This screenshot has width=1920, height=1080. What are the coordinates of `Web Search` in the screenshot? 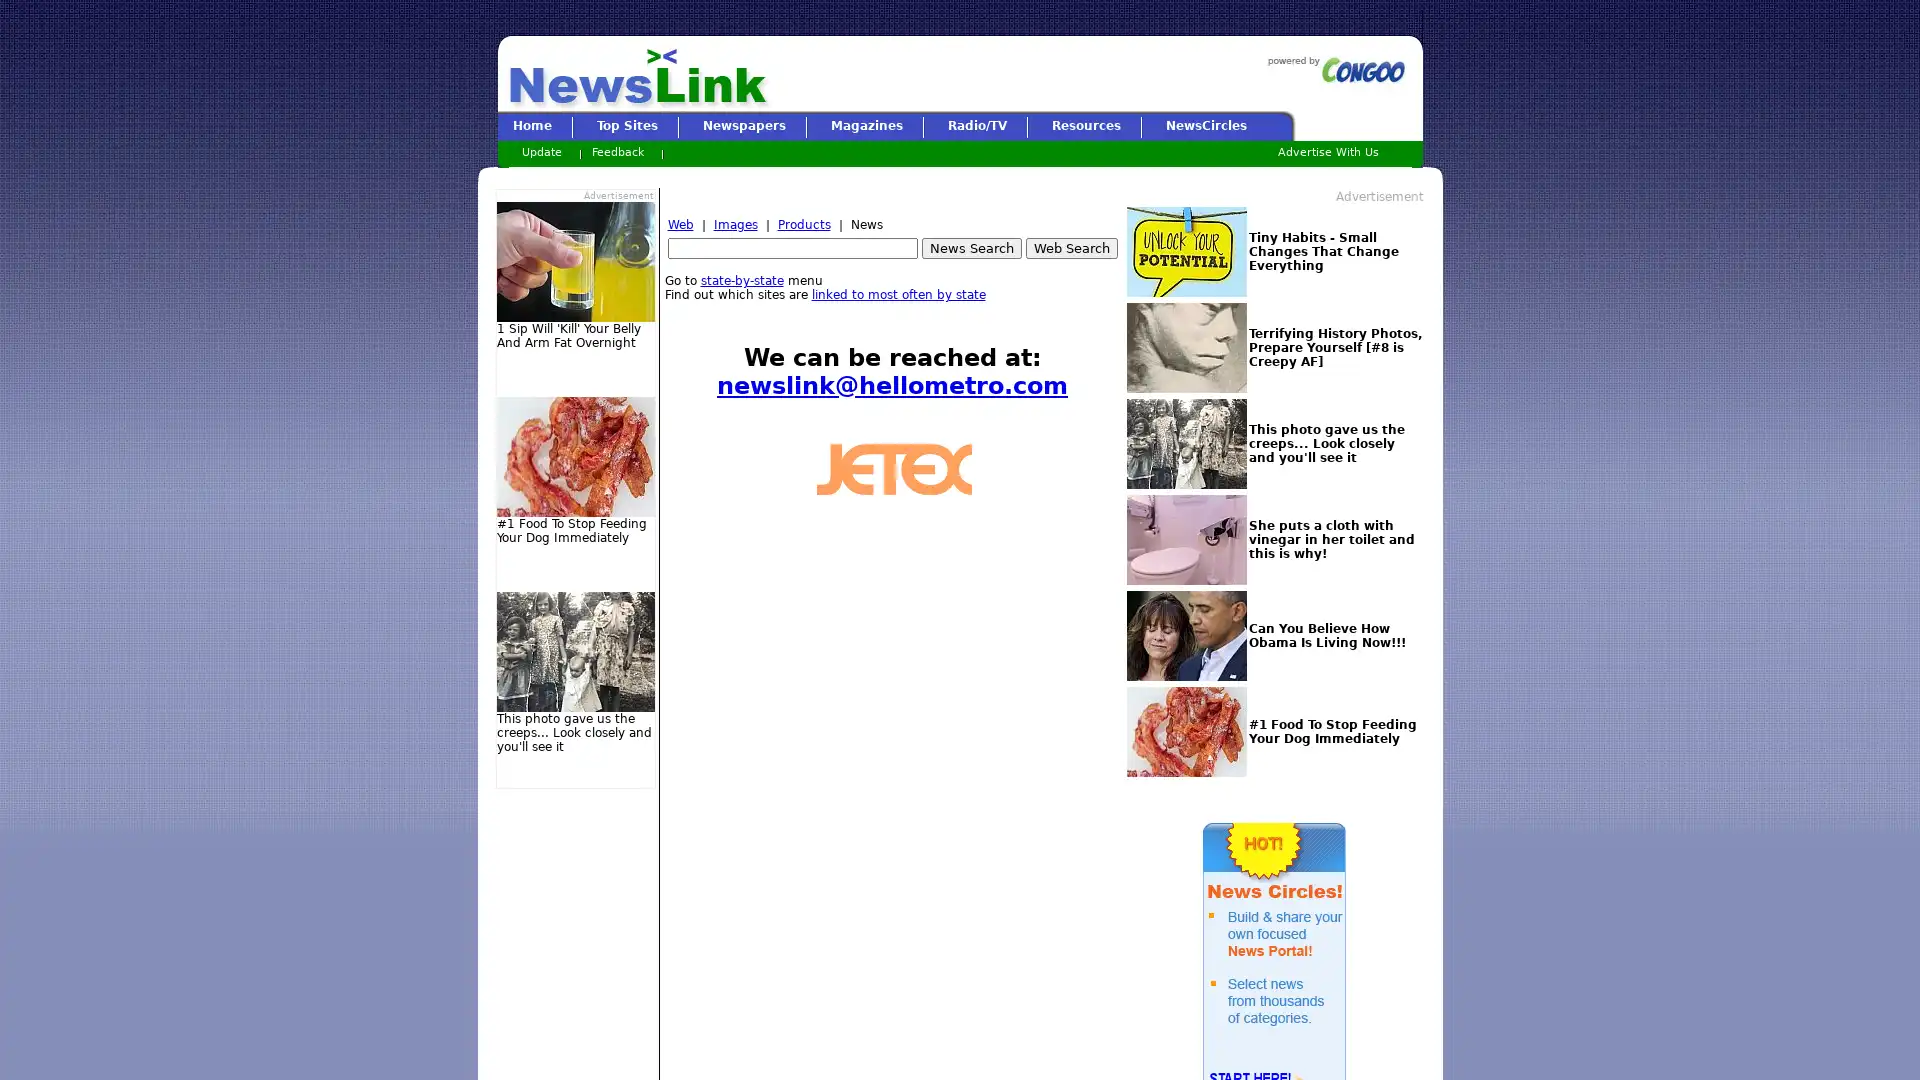 It's located at (1069, 247).